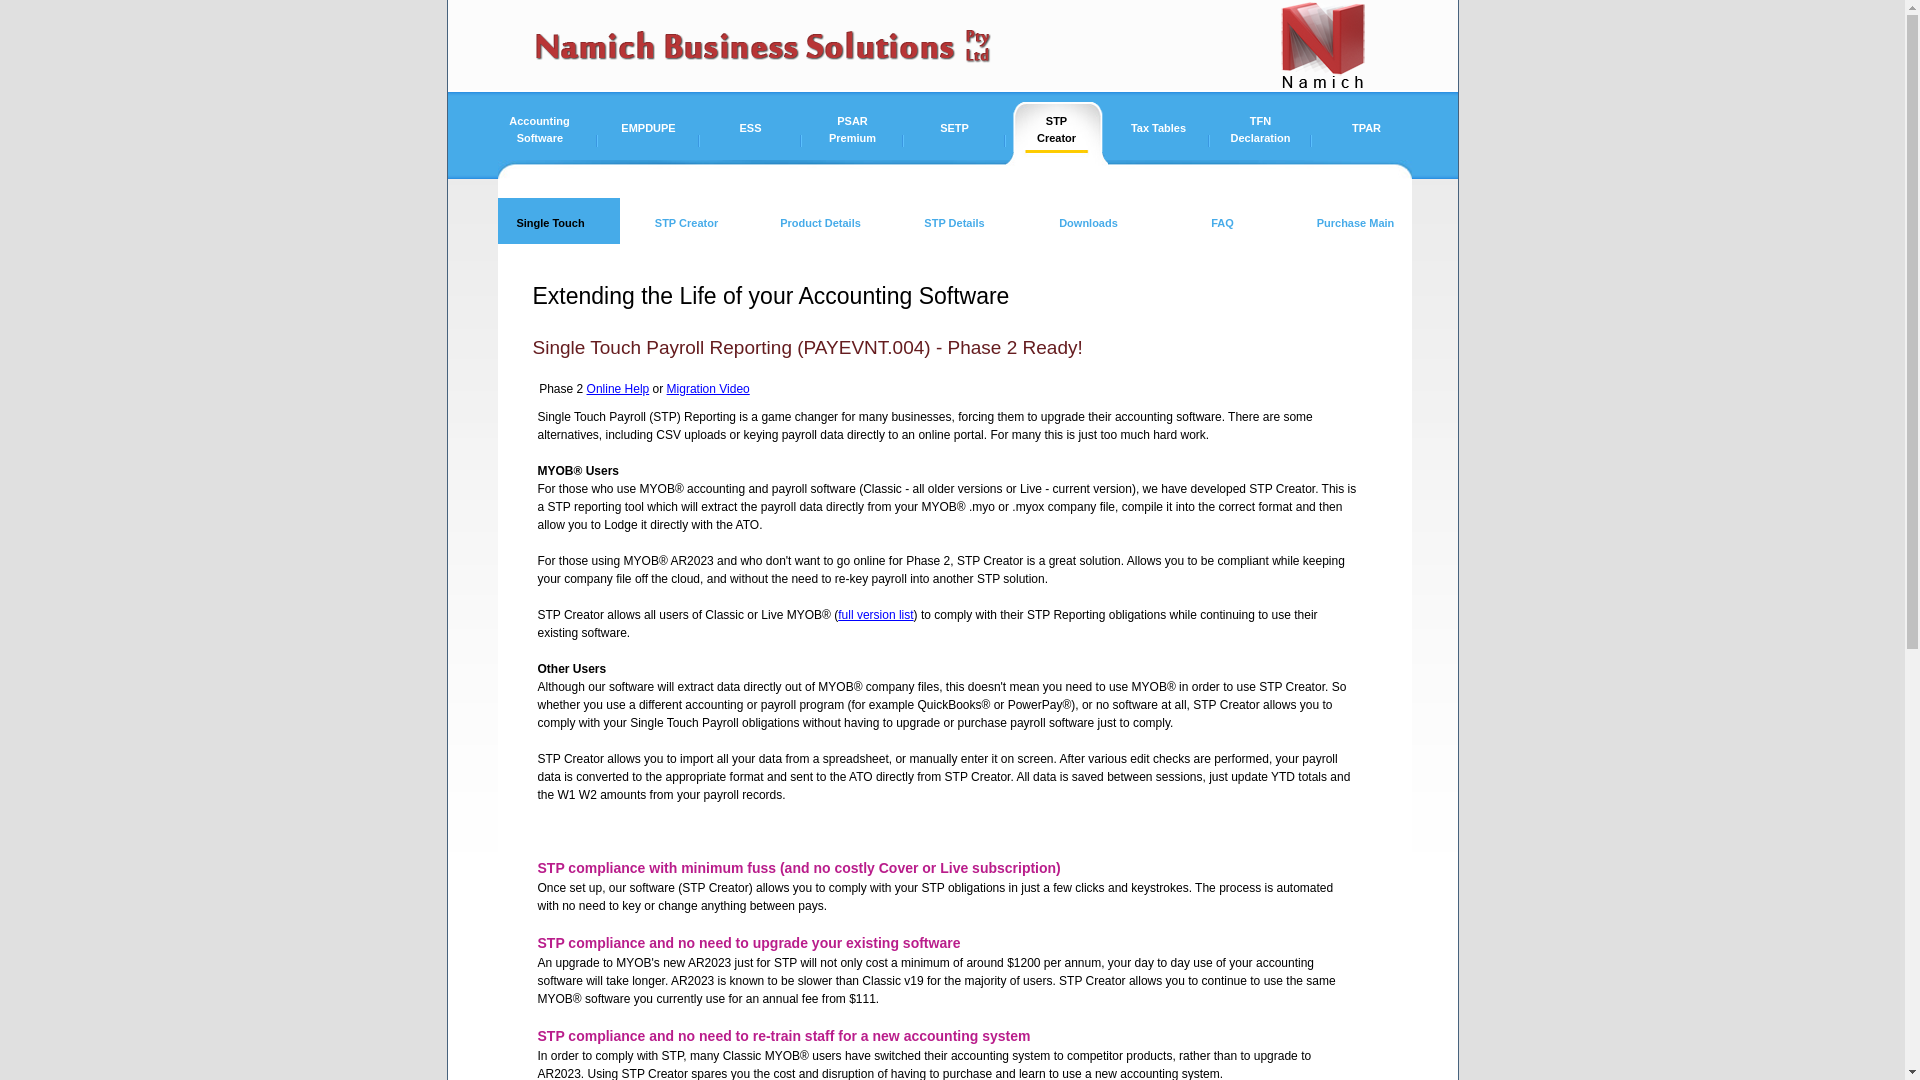 The width and height of the screenshot is (1920, 1080). Describe the element at coordinates (708, 389) in the screenshot. I see `'Migration Video'` at that location.